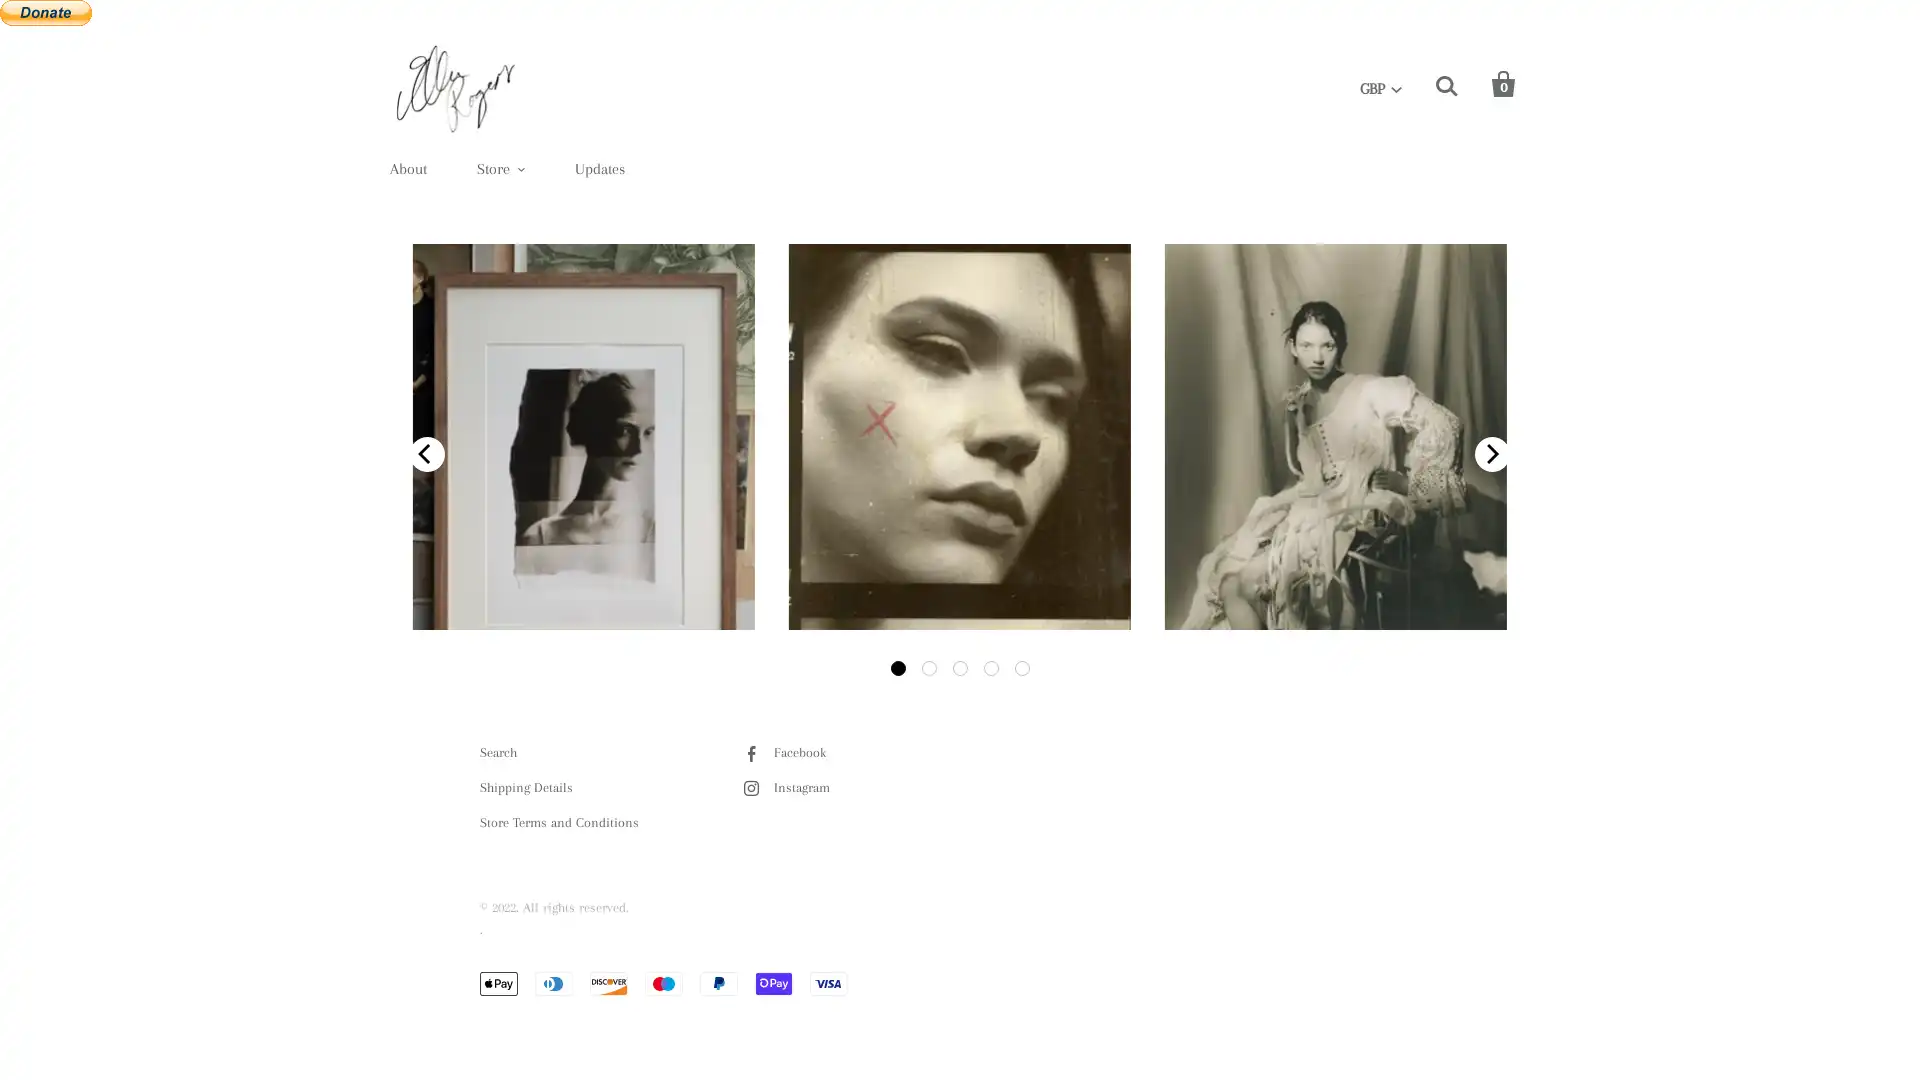 The width and height of the screenshot is (1920, 1080). Describe the element at coordinates (1492, 542) in the screenshot. I see `next` at that location.